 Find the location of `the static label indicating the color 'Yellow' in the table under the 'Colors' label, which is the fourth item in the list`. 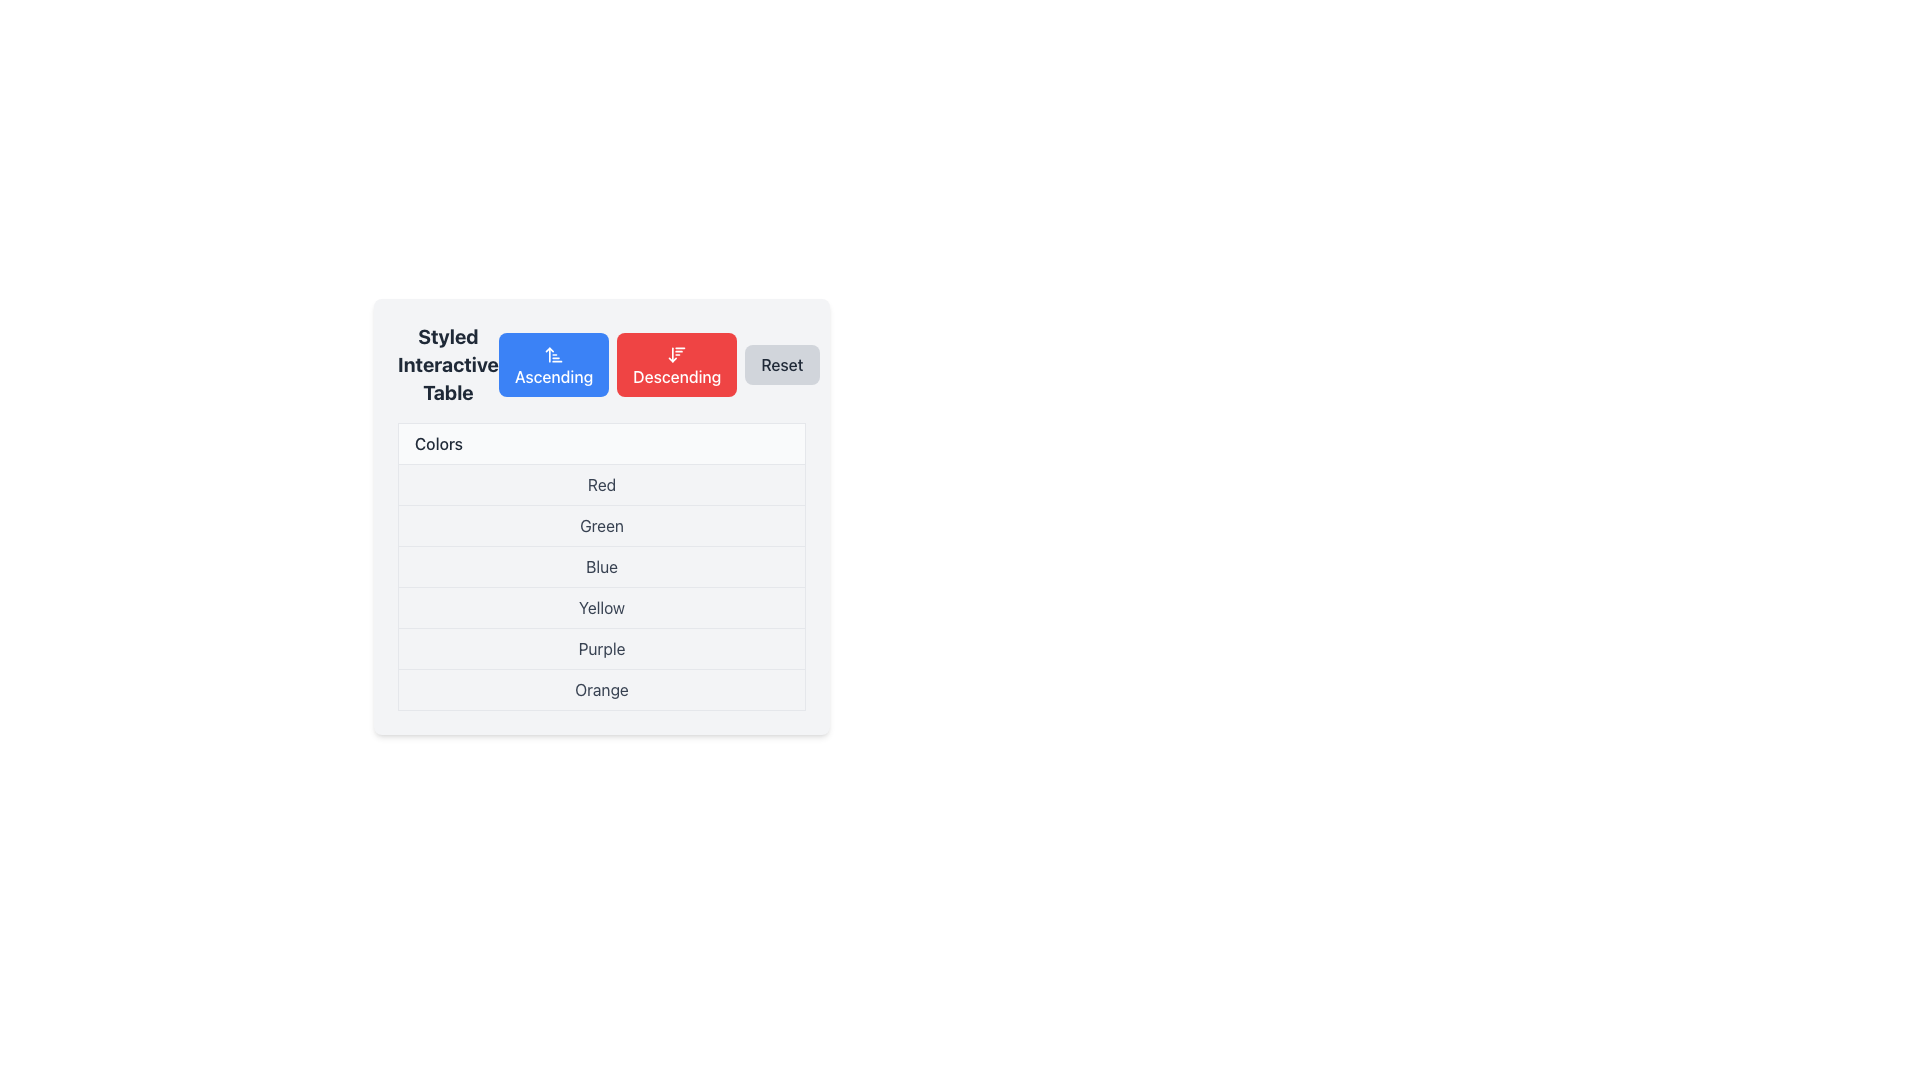

the static label indicating the color 'Yellow' in the table under the 'Colors' label, which is the fourth item in the list is located at coordinates (600, 607).